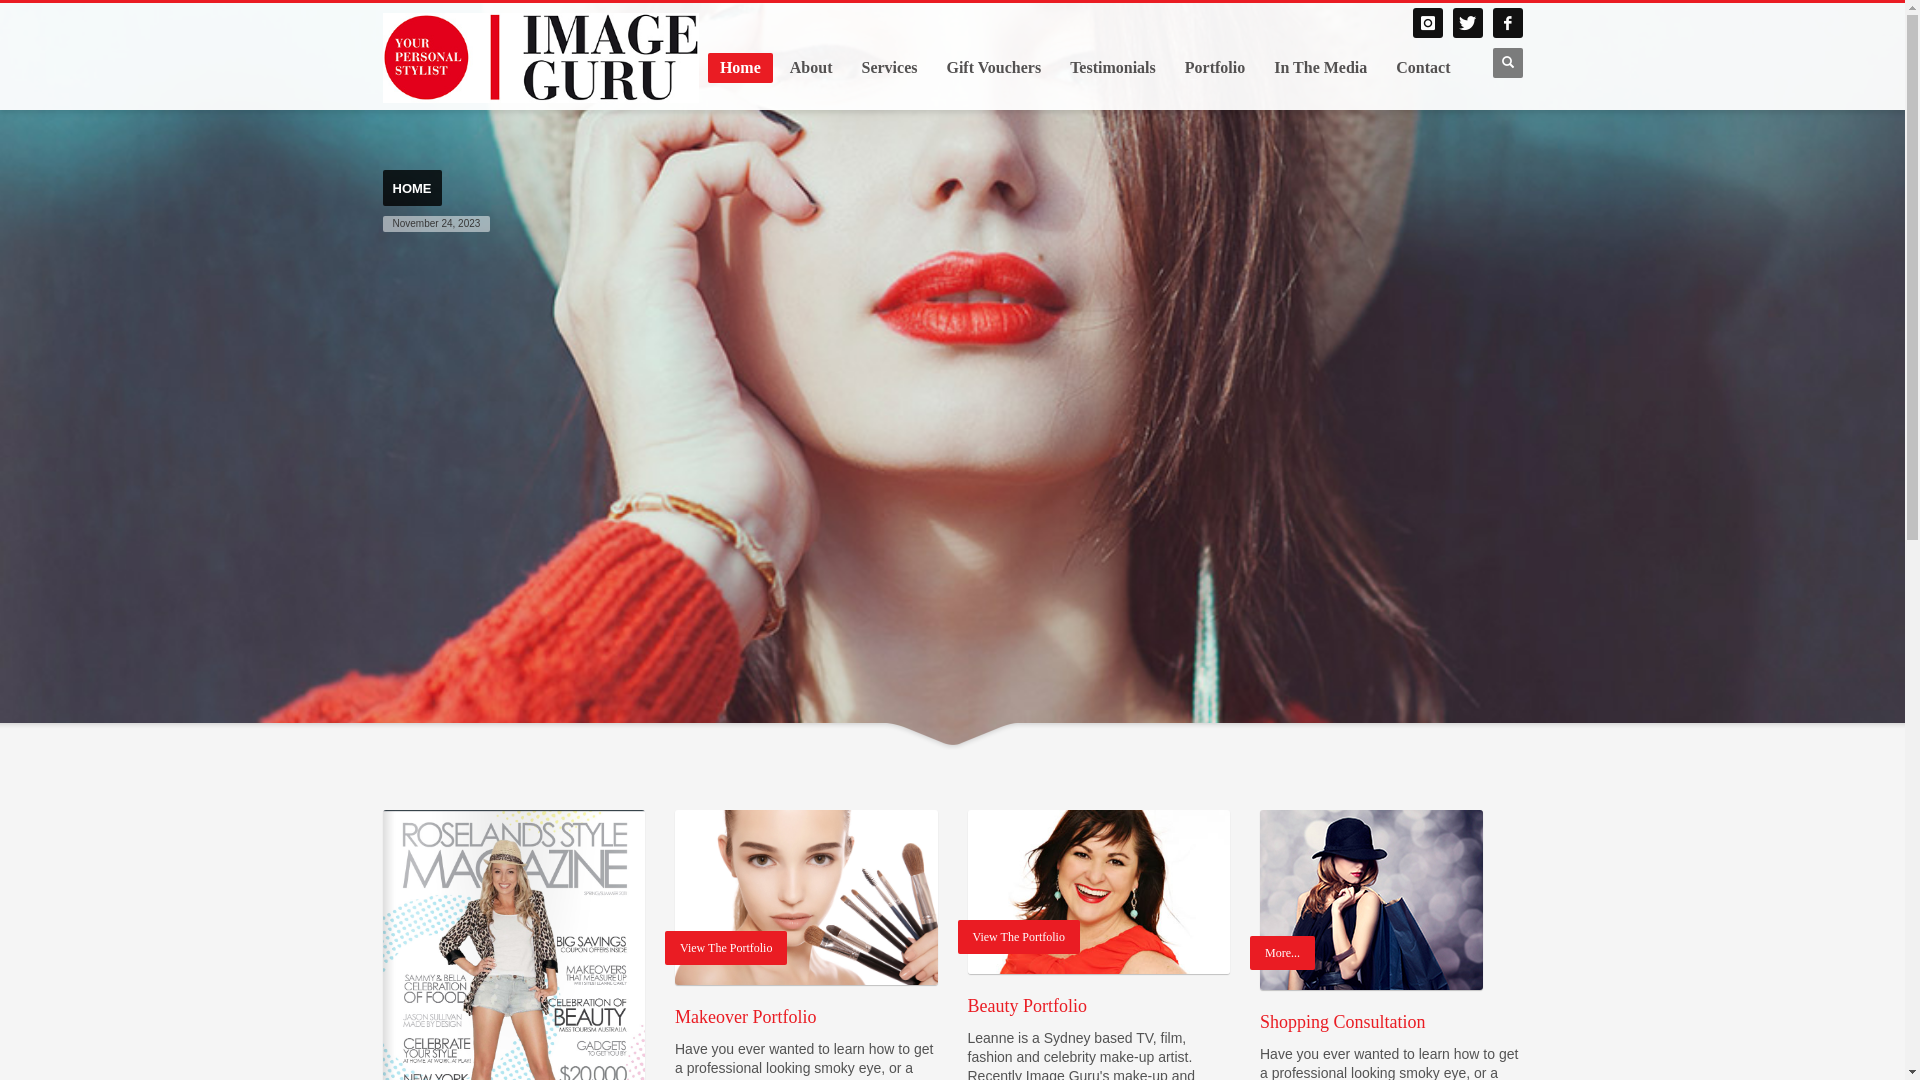 This screenshot has height=1080, width=1920. I want to click on 'Beauty Portfolio', so click(1098, 890).